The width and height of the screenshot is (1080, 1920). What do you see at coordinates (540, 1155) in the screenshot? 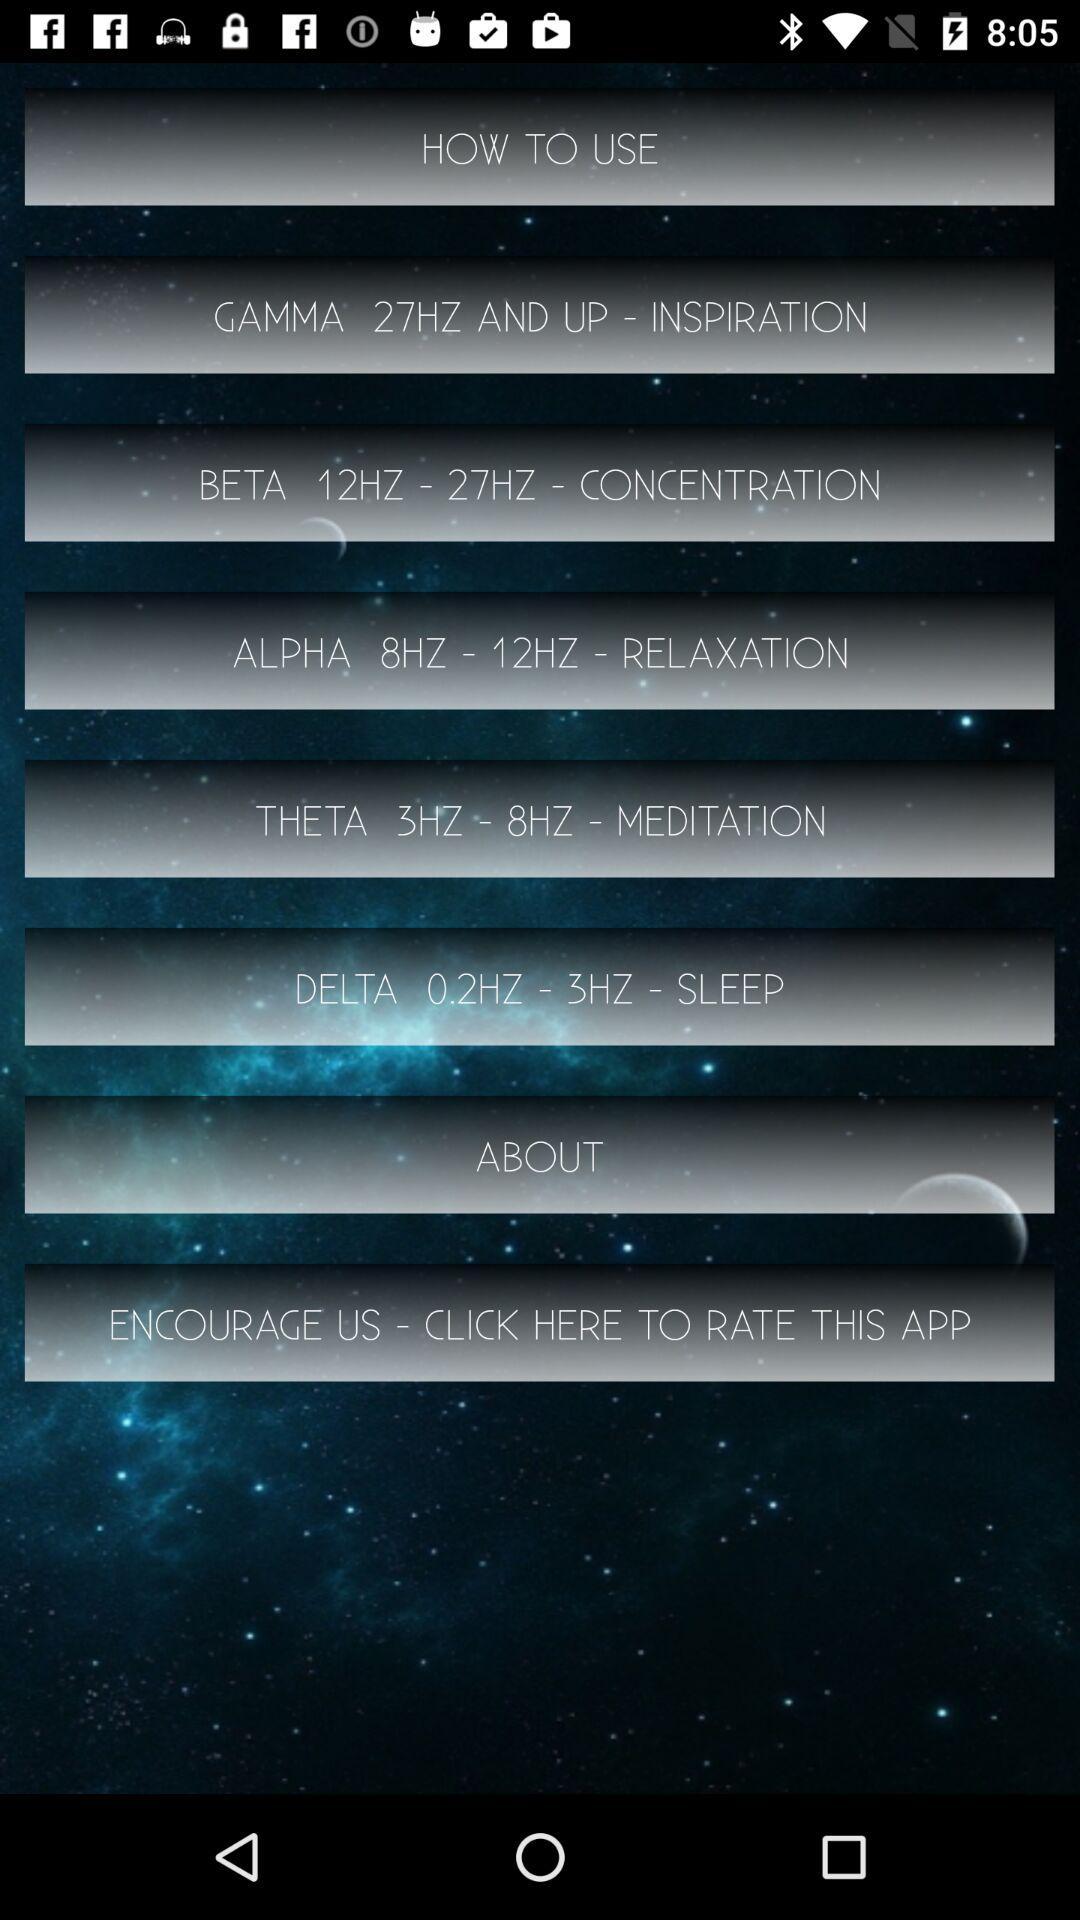
I see `the about item` at bounding box center [540, 1155].